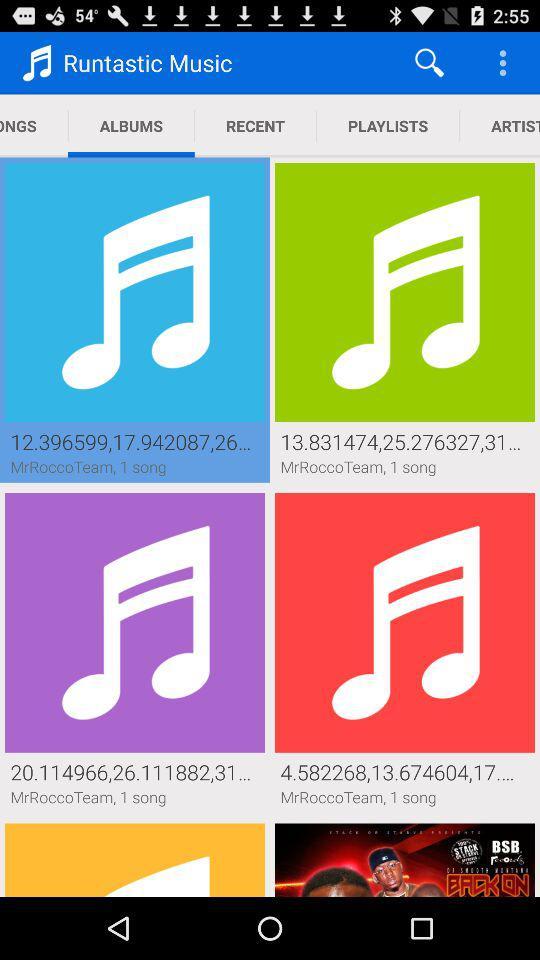 The width and height of the screenshot is (540, 960). Describe the element at coordinates (131, 125) in the screenshot. I see `icon next to songs icon` at that location.